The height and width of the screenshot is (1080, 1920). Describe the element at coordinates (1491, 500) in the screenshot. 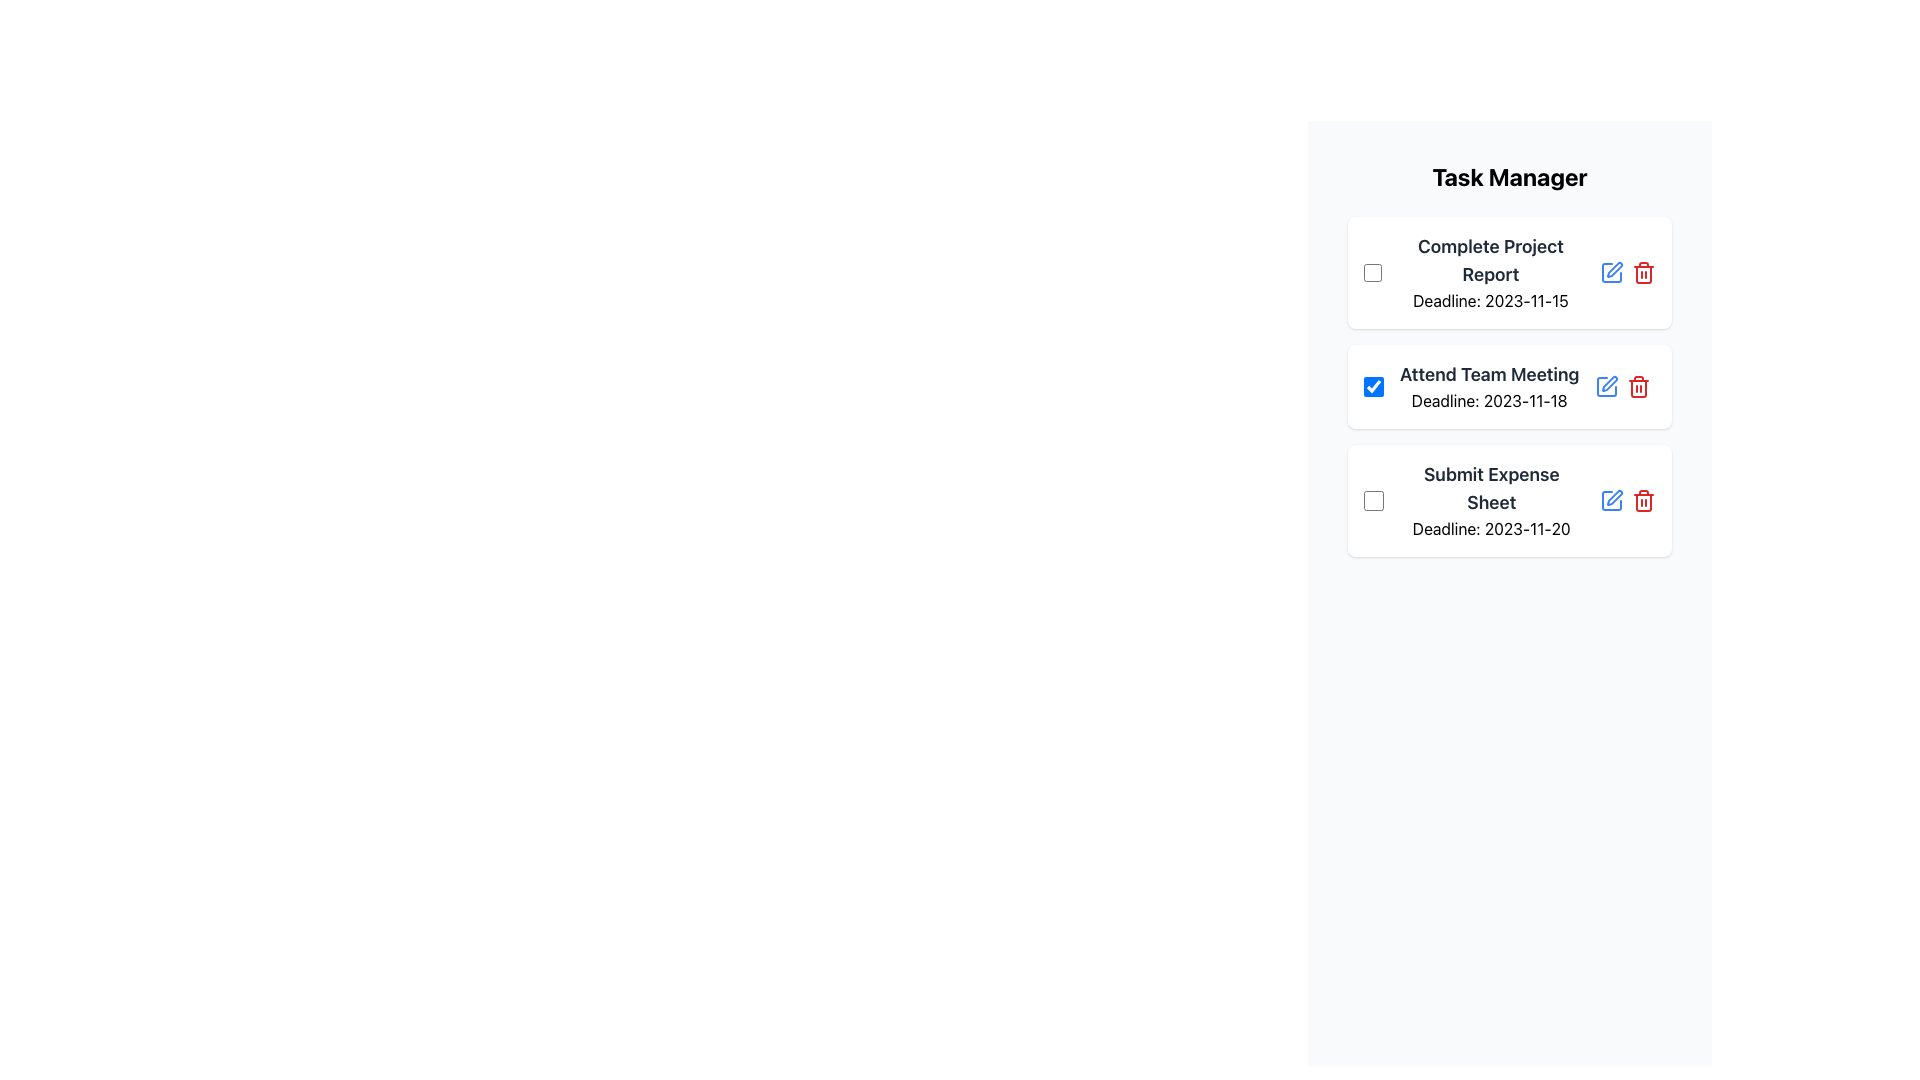

I see `task title and deadline information from the textual element located in the center of the third task card under 'Task Manager', positioned between a checkbox and action icons` at that location.